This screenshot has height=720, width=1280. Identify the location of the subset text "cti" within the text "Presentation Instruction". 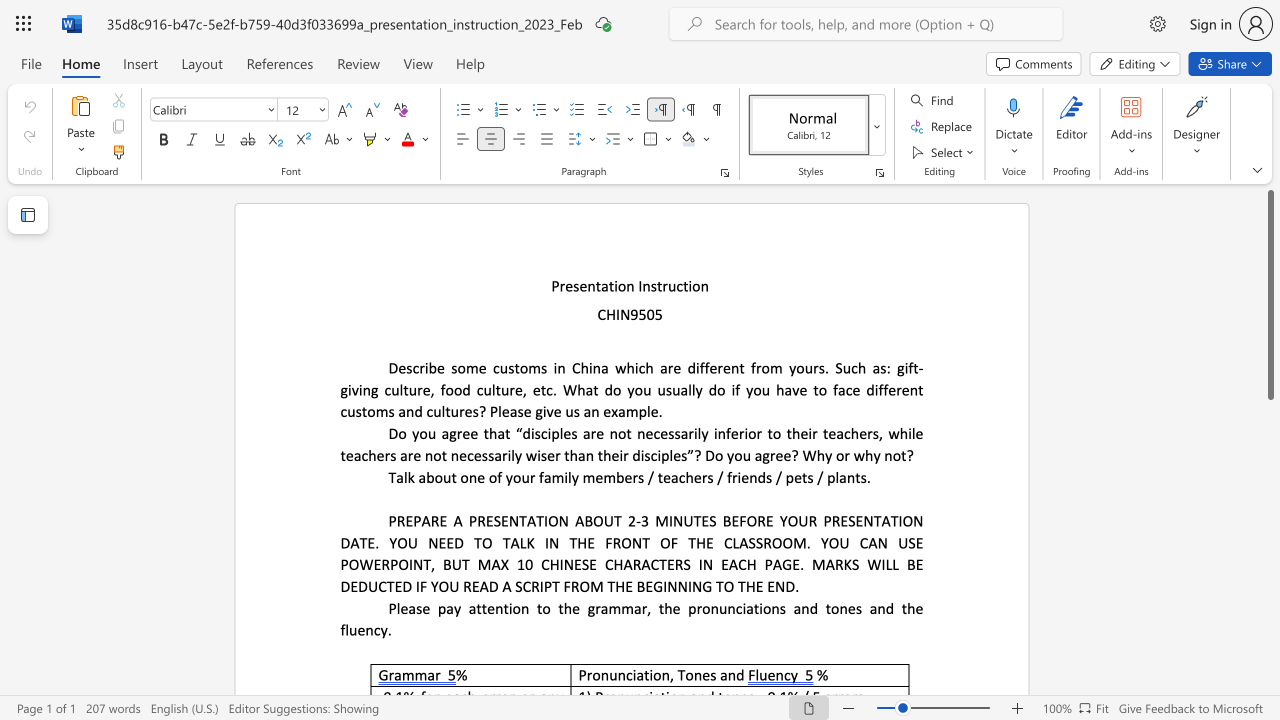
(676, 286).